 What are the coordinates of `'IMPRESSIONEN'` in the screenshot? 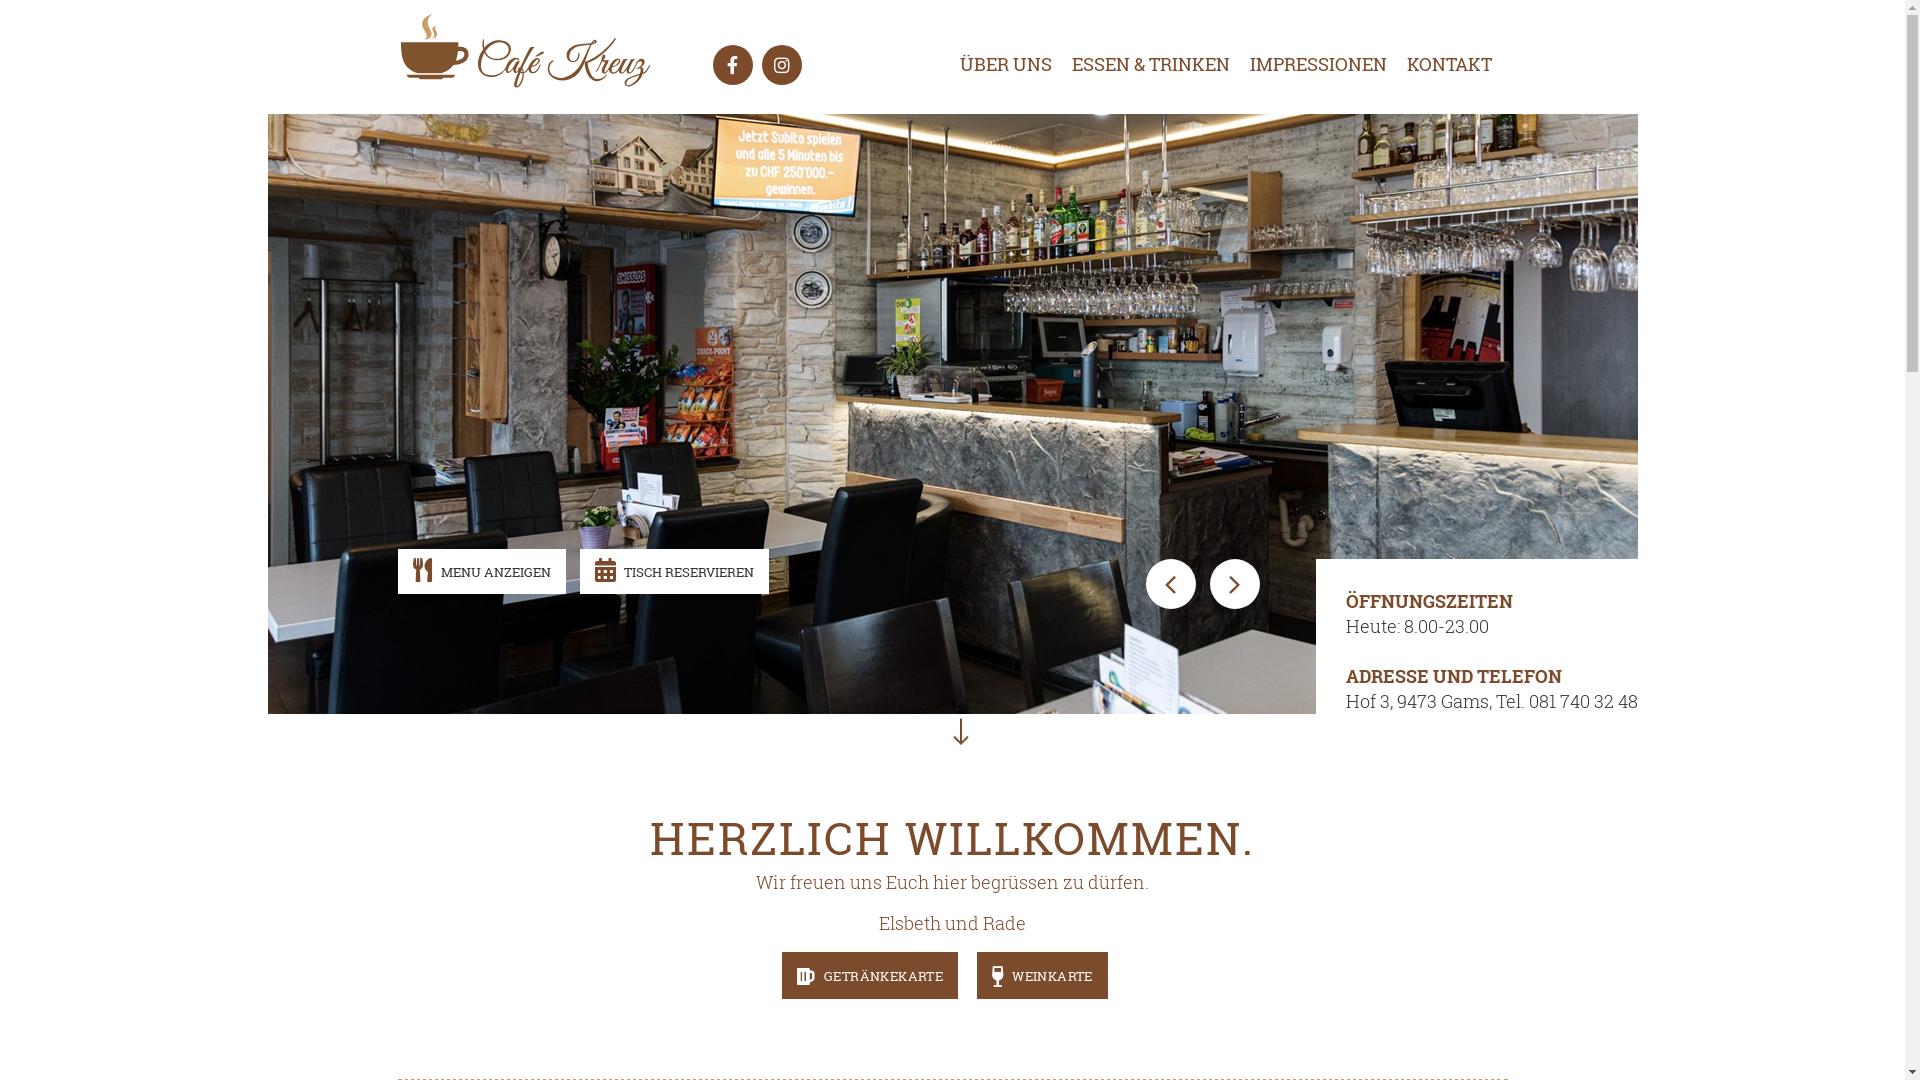 It's located at (1228, 63).